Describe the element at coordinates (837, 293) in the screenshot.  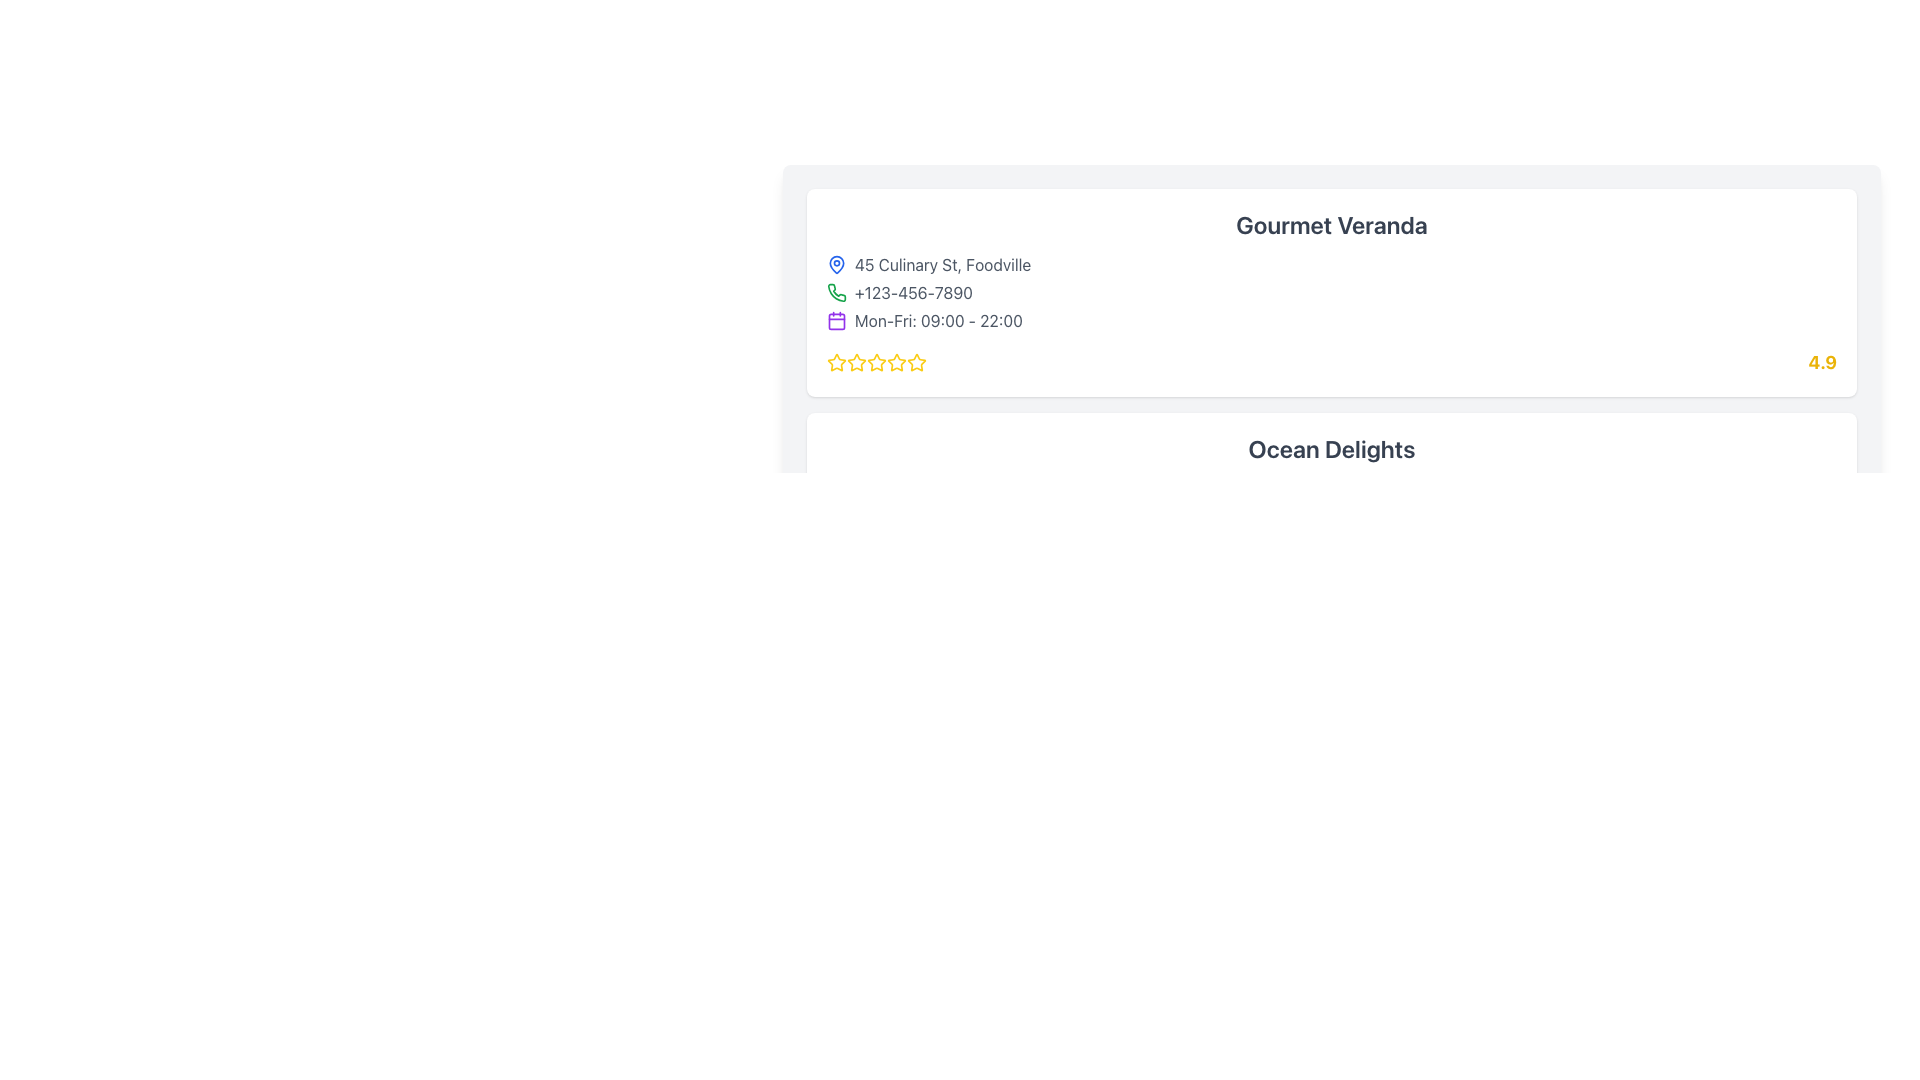
I see `the phone icon representing the calling feature, which is styled with green outlines and is located next to the phone number '+123-456-7890' below the address '45 Culinary St, Foodville'` at that location.